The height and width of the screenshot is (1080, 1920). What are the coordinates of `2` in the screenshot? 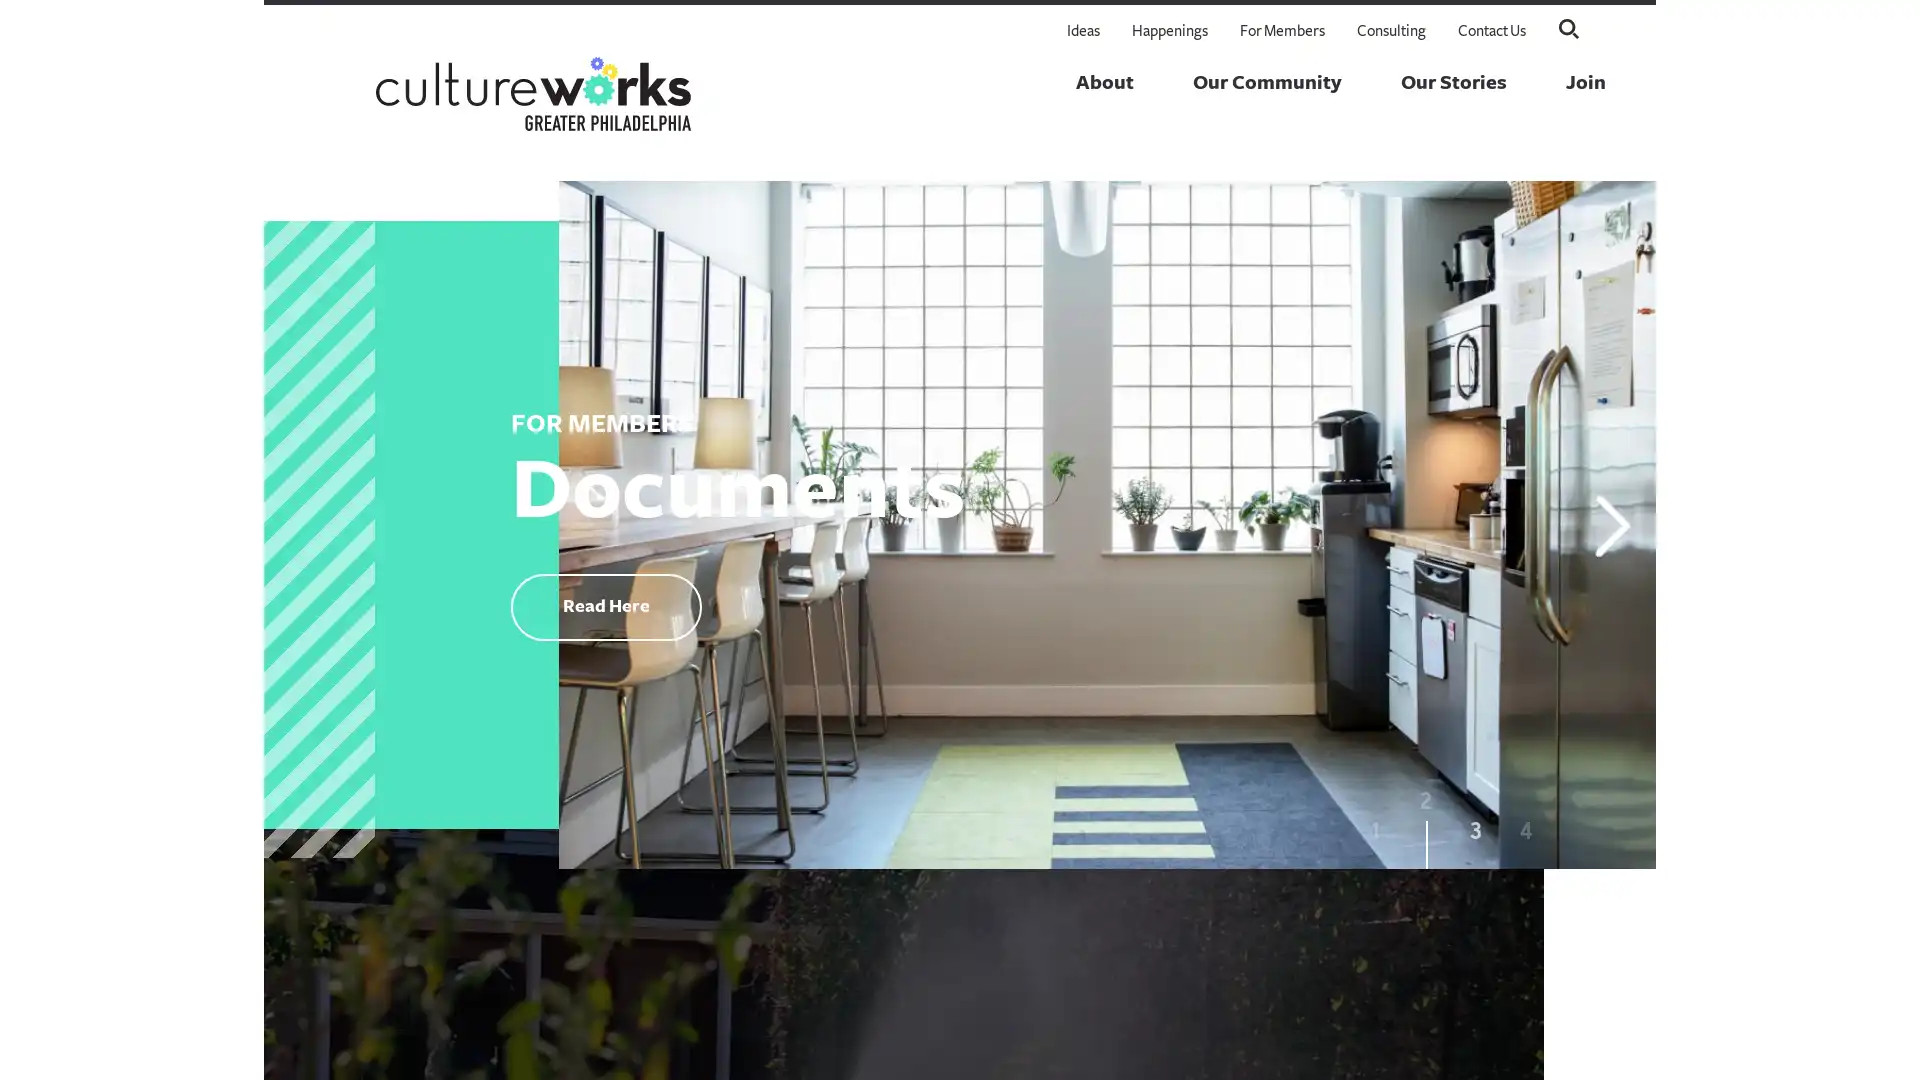 It's located at (1424, 837).